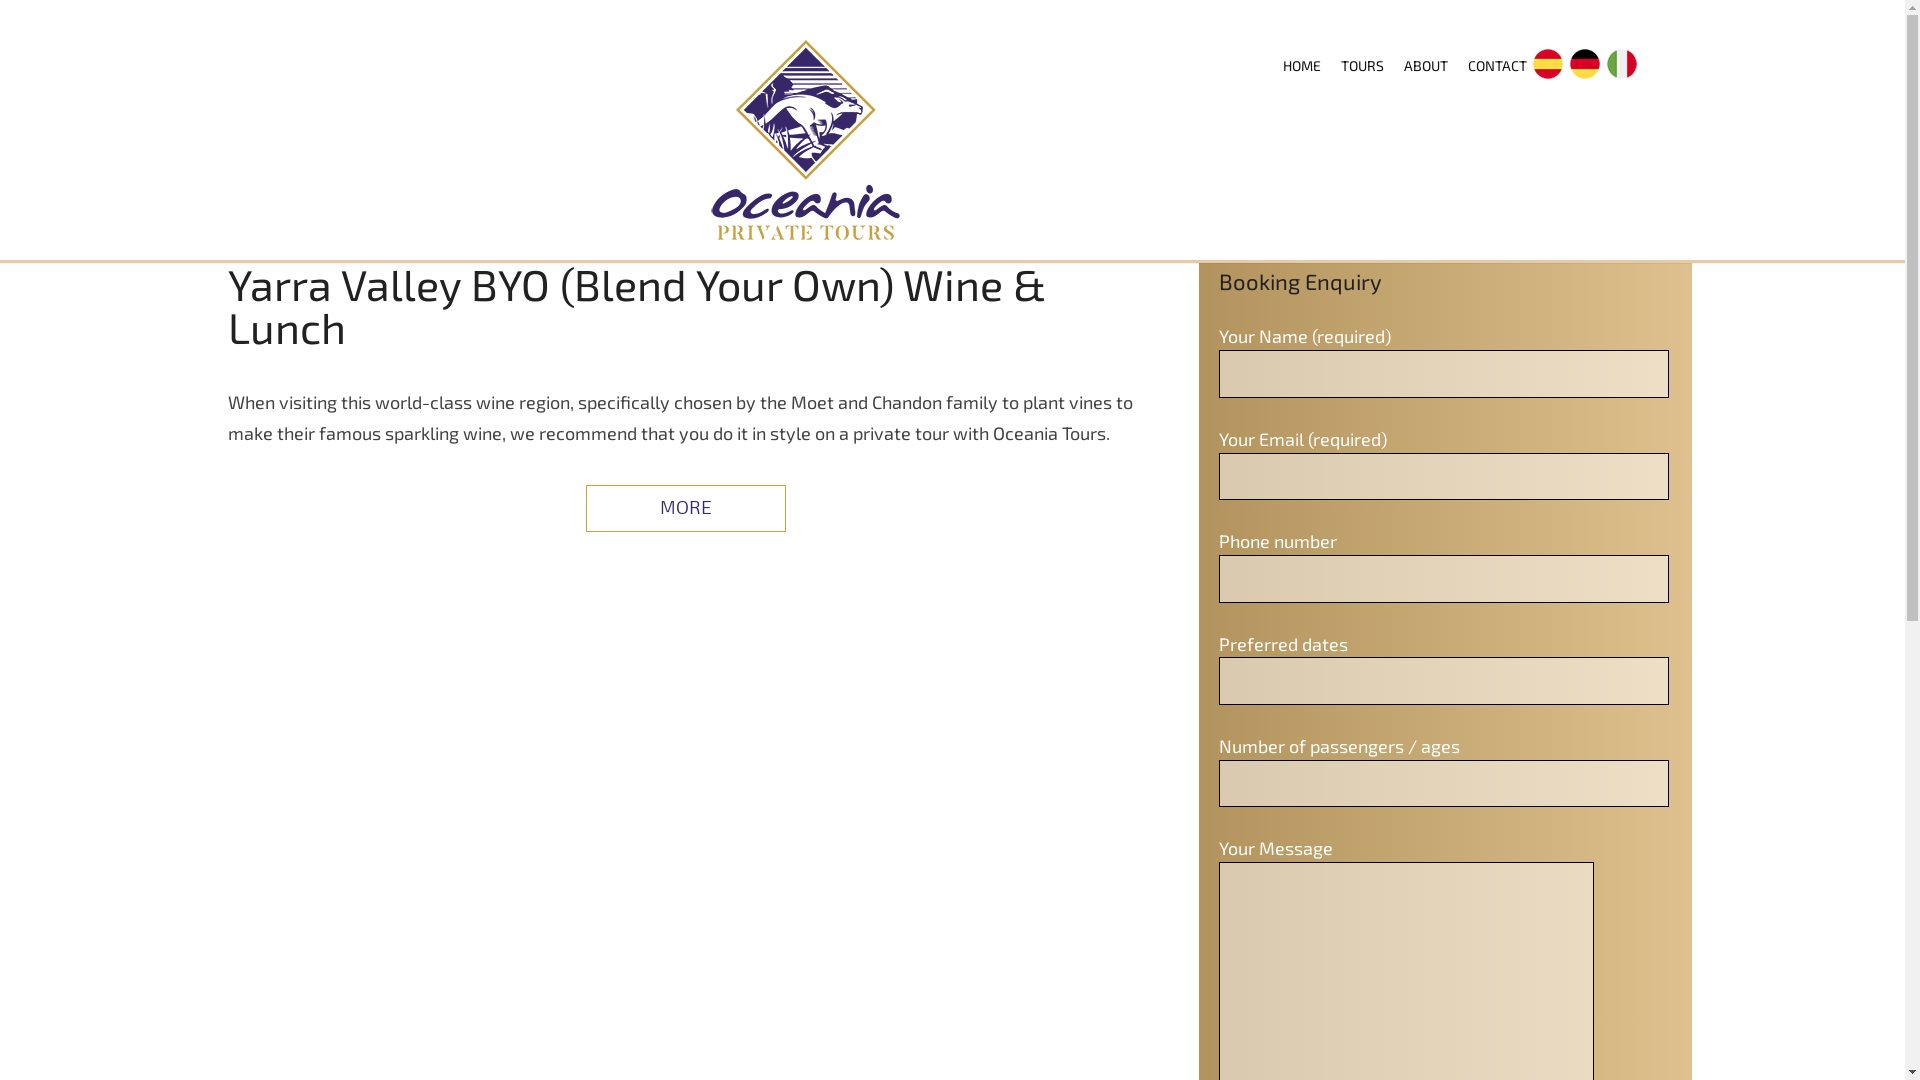 This screenshot has height=1080, width=1920. Describe the element at coordinates (1291, 64) in the screenshot. I see `'HOME'` at that location.